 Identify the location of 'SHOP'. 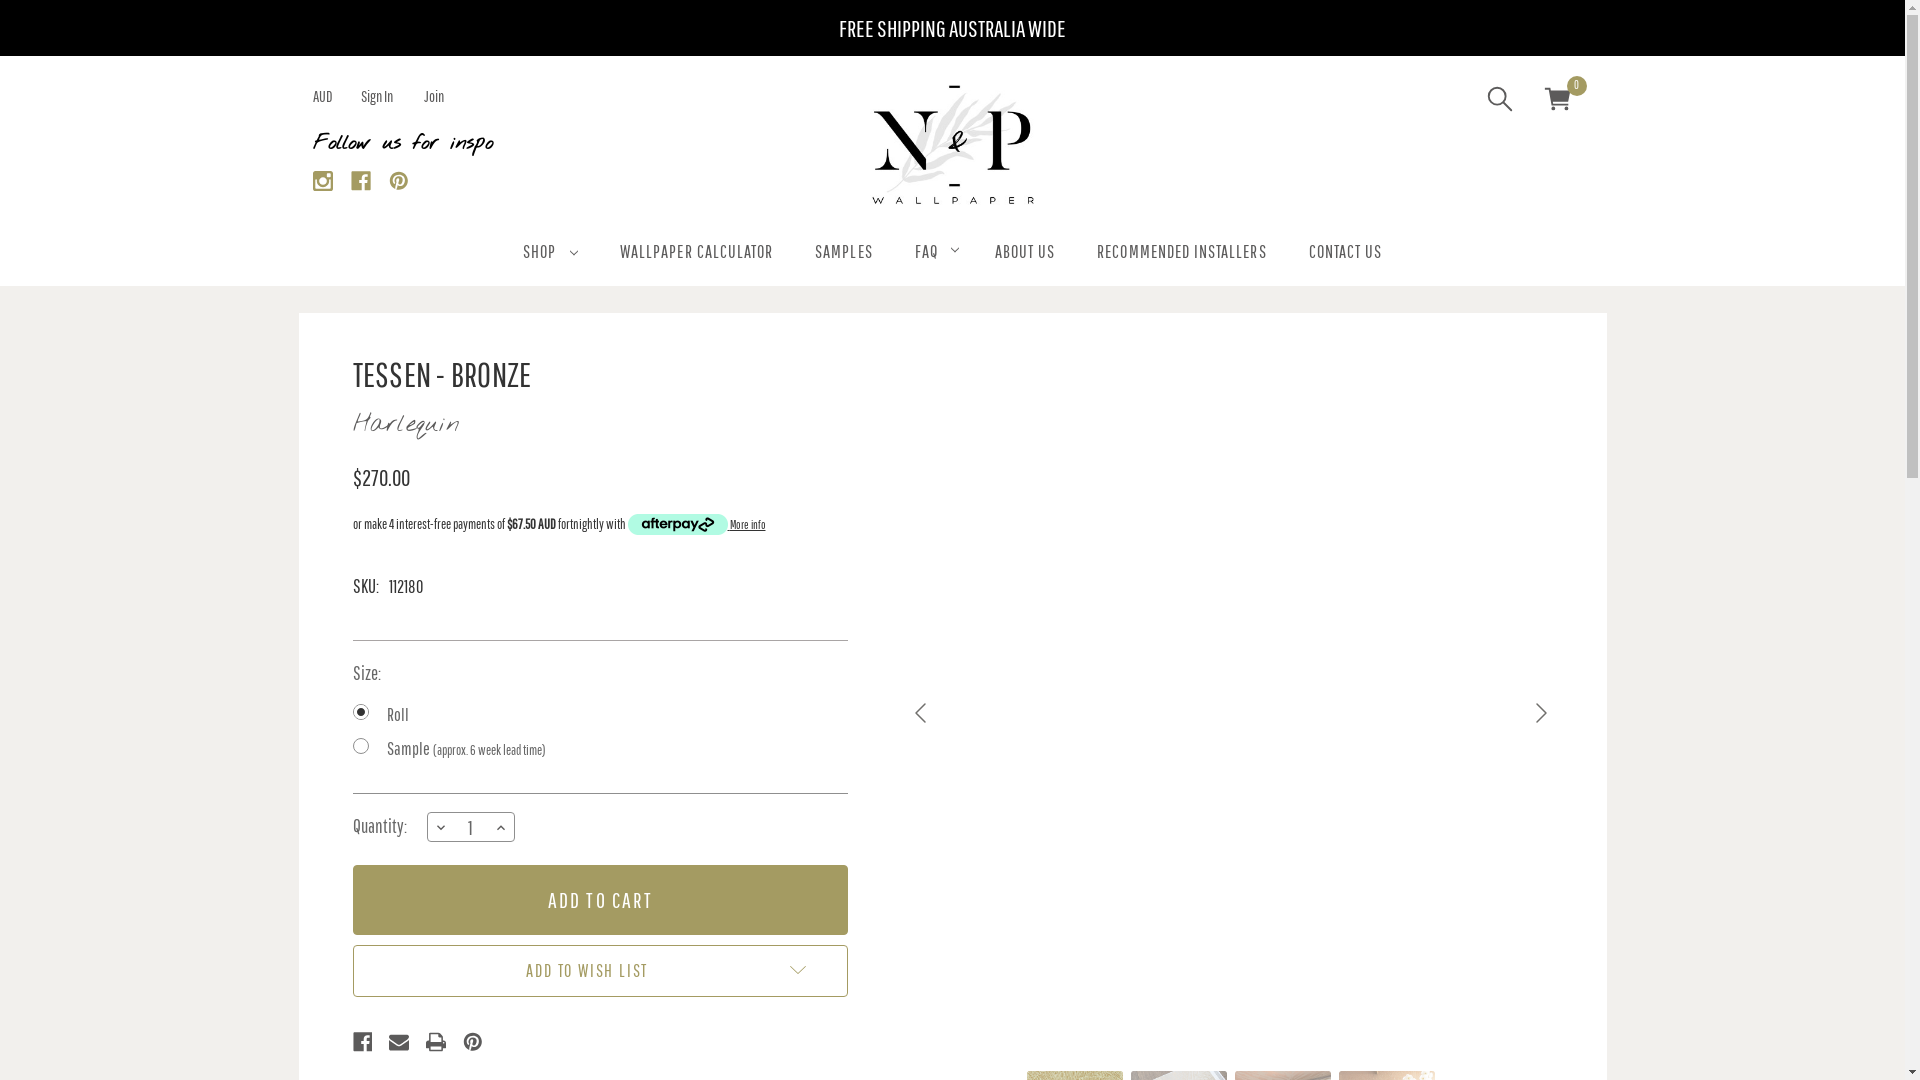
(550, 253).